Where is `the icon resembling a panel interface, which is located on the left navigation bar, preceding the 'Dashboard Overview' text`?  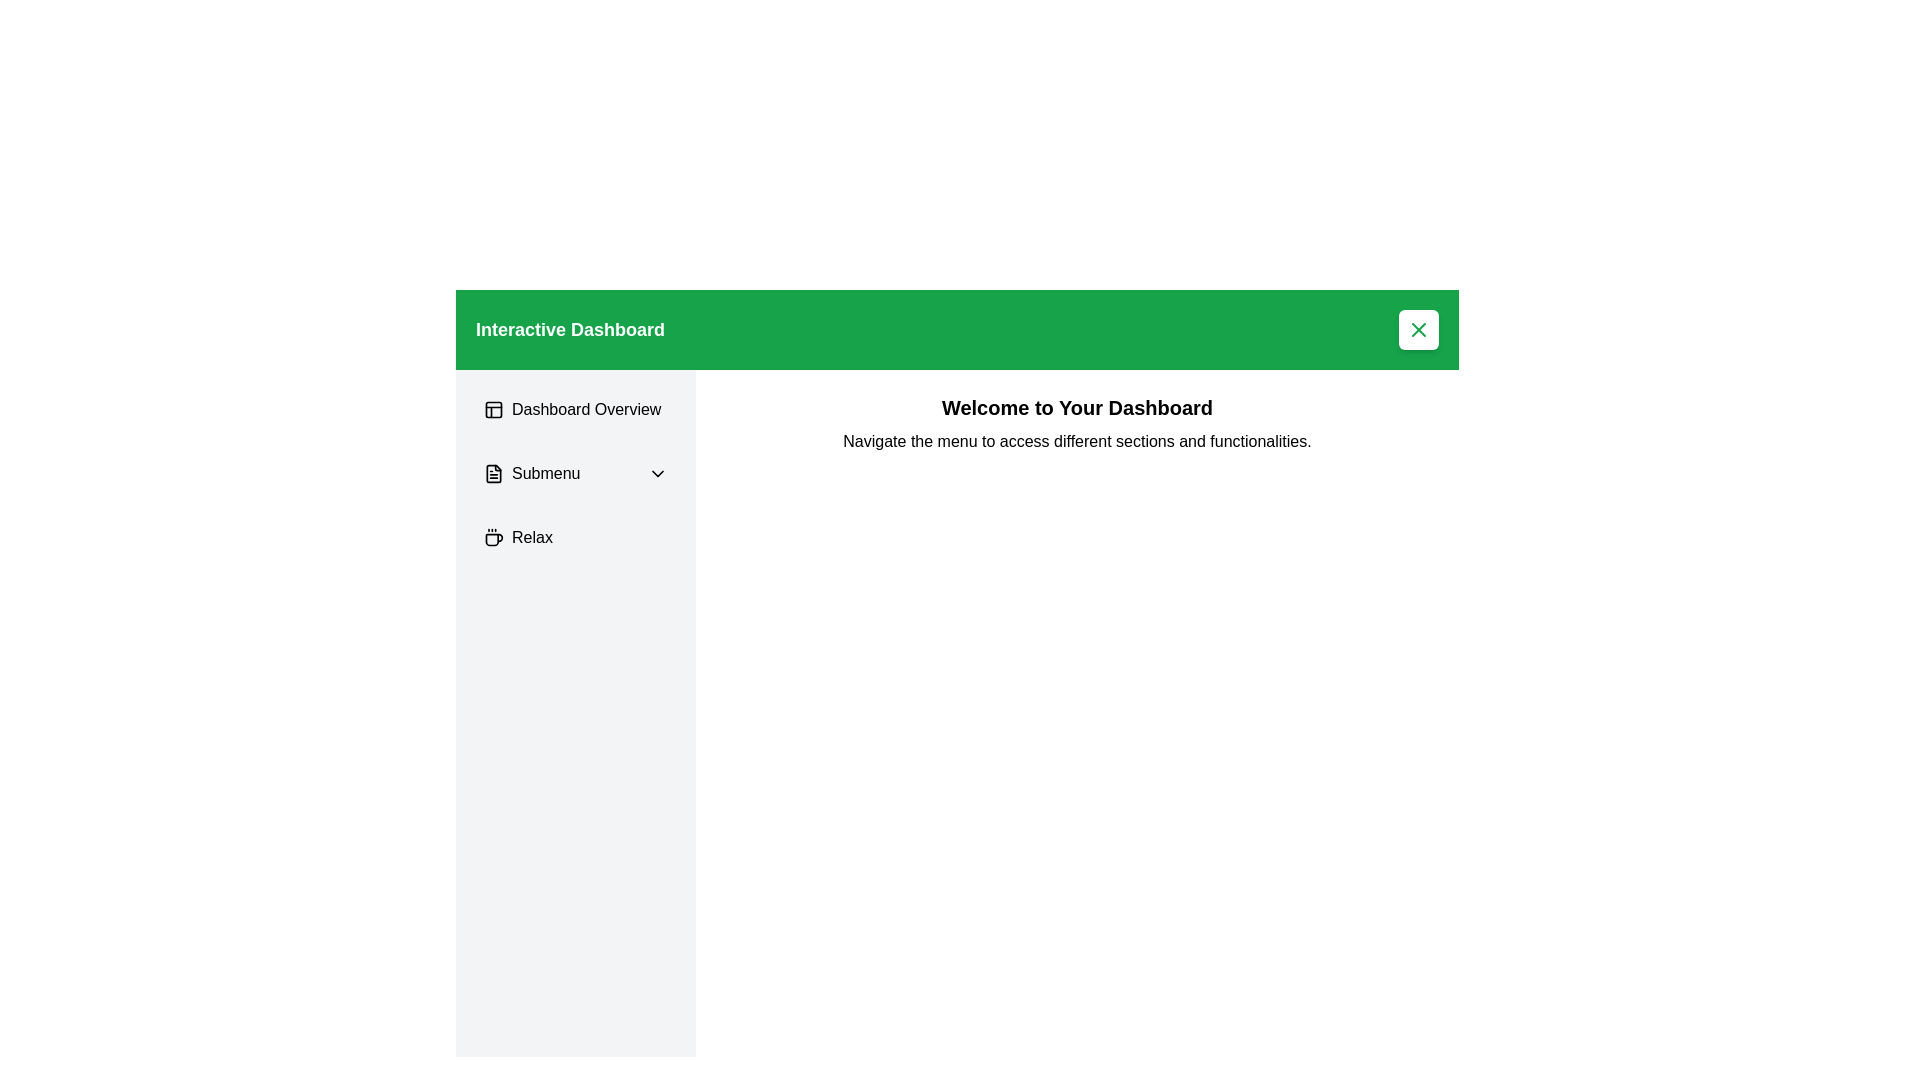 the icon resembling a panel interface, which is located on the left navigation bar, preceding the 'Dashboard Overview' text is located at coordinates (494, 408).